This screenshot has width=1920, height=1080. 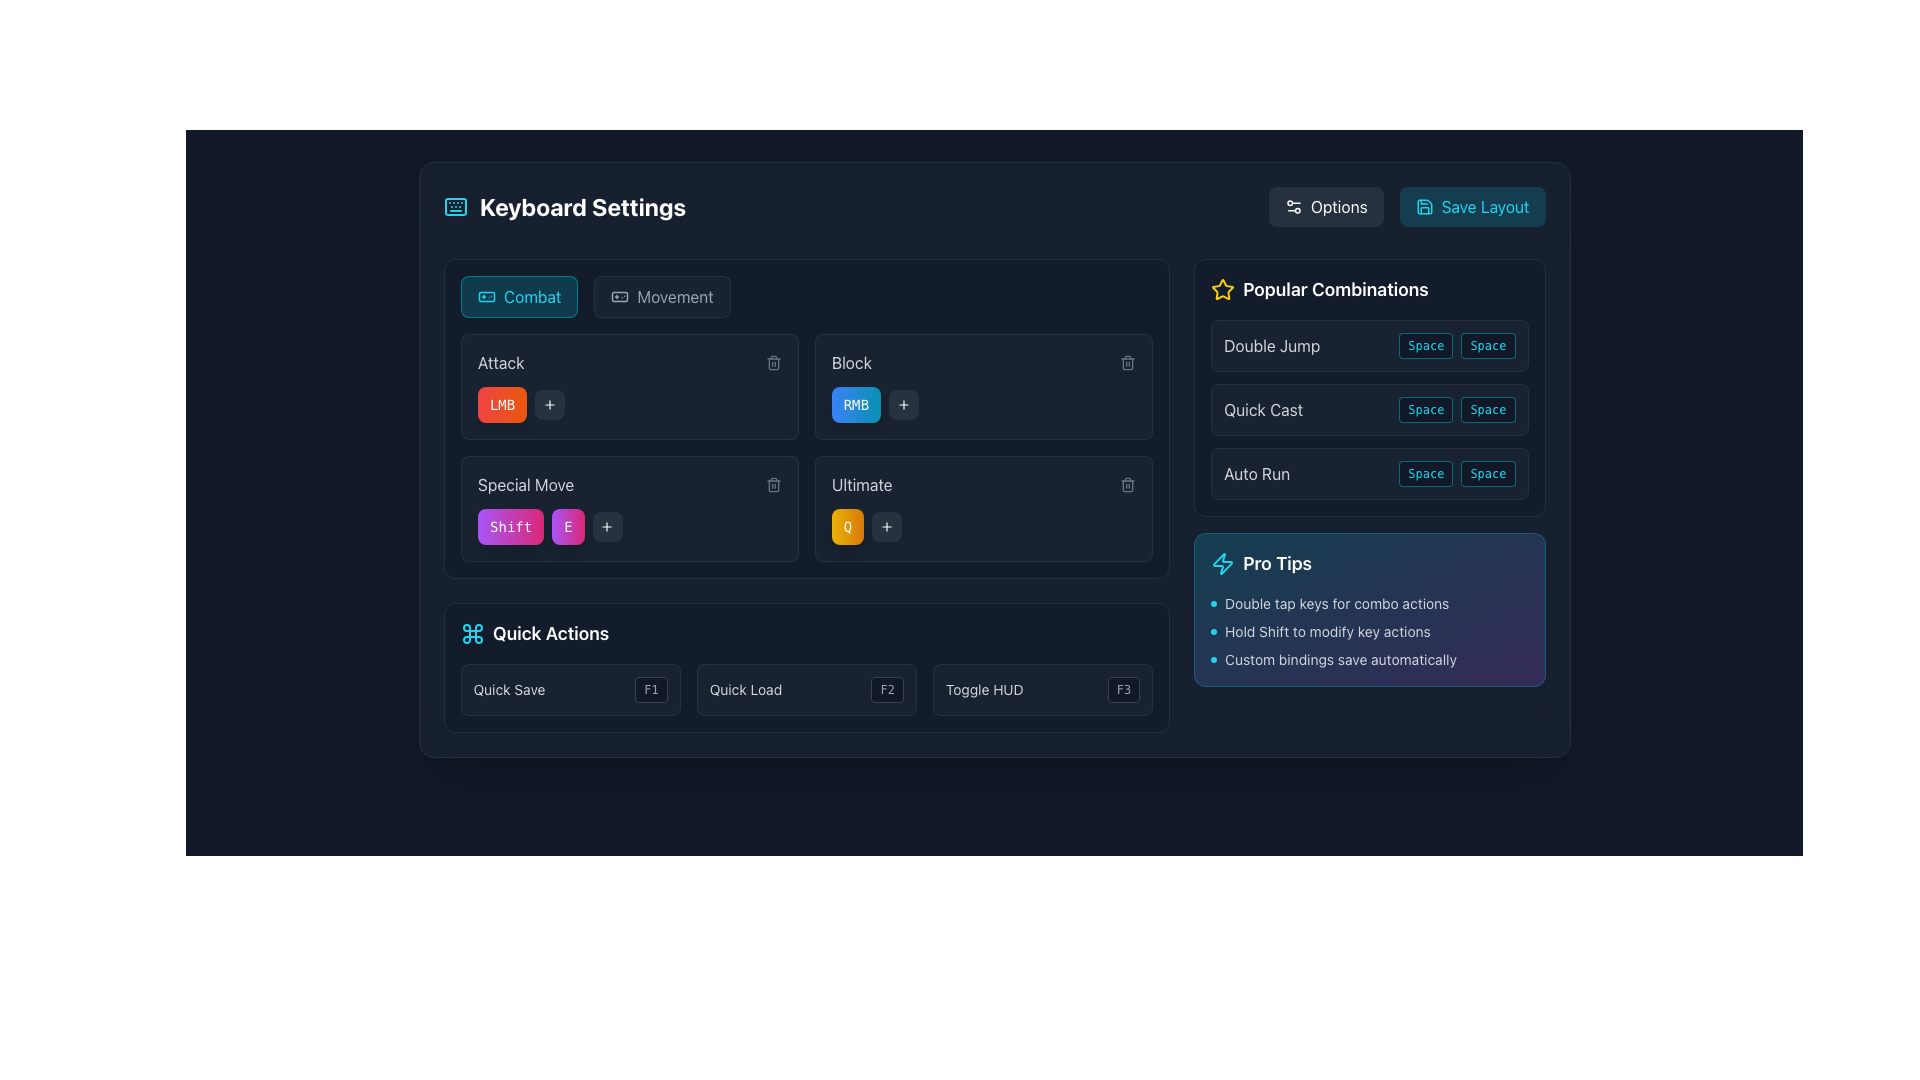 I want to click on the cyan-colored keyboard icon located to the left of the 'Keyboard Settings' title in the top-left of the main content area, so click(x=454, y=207).